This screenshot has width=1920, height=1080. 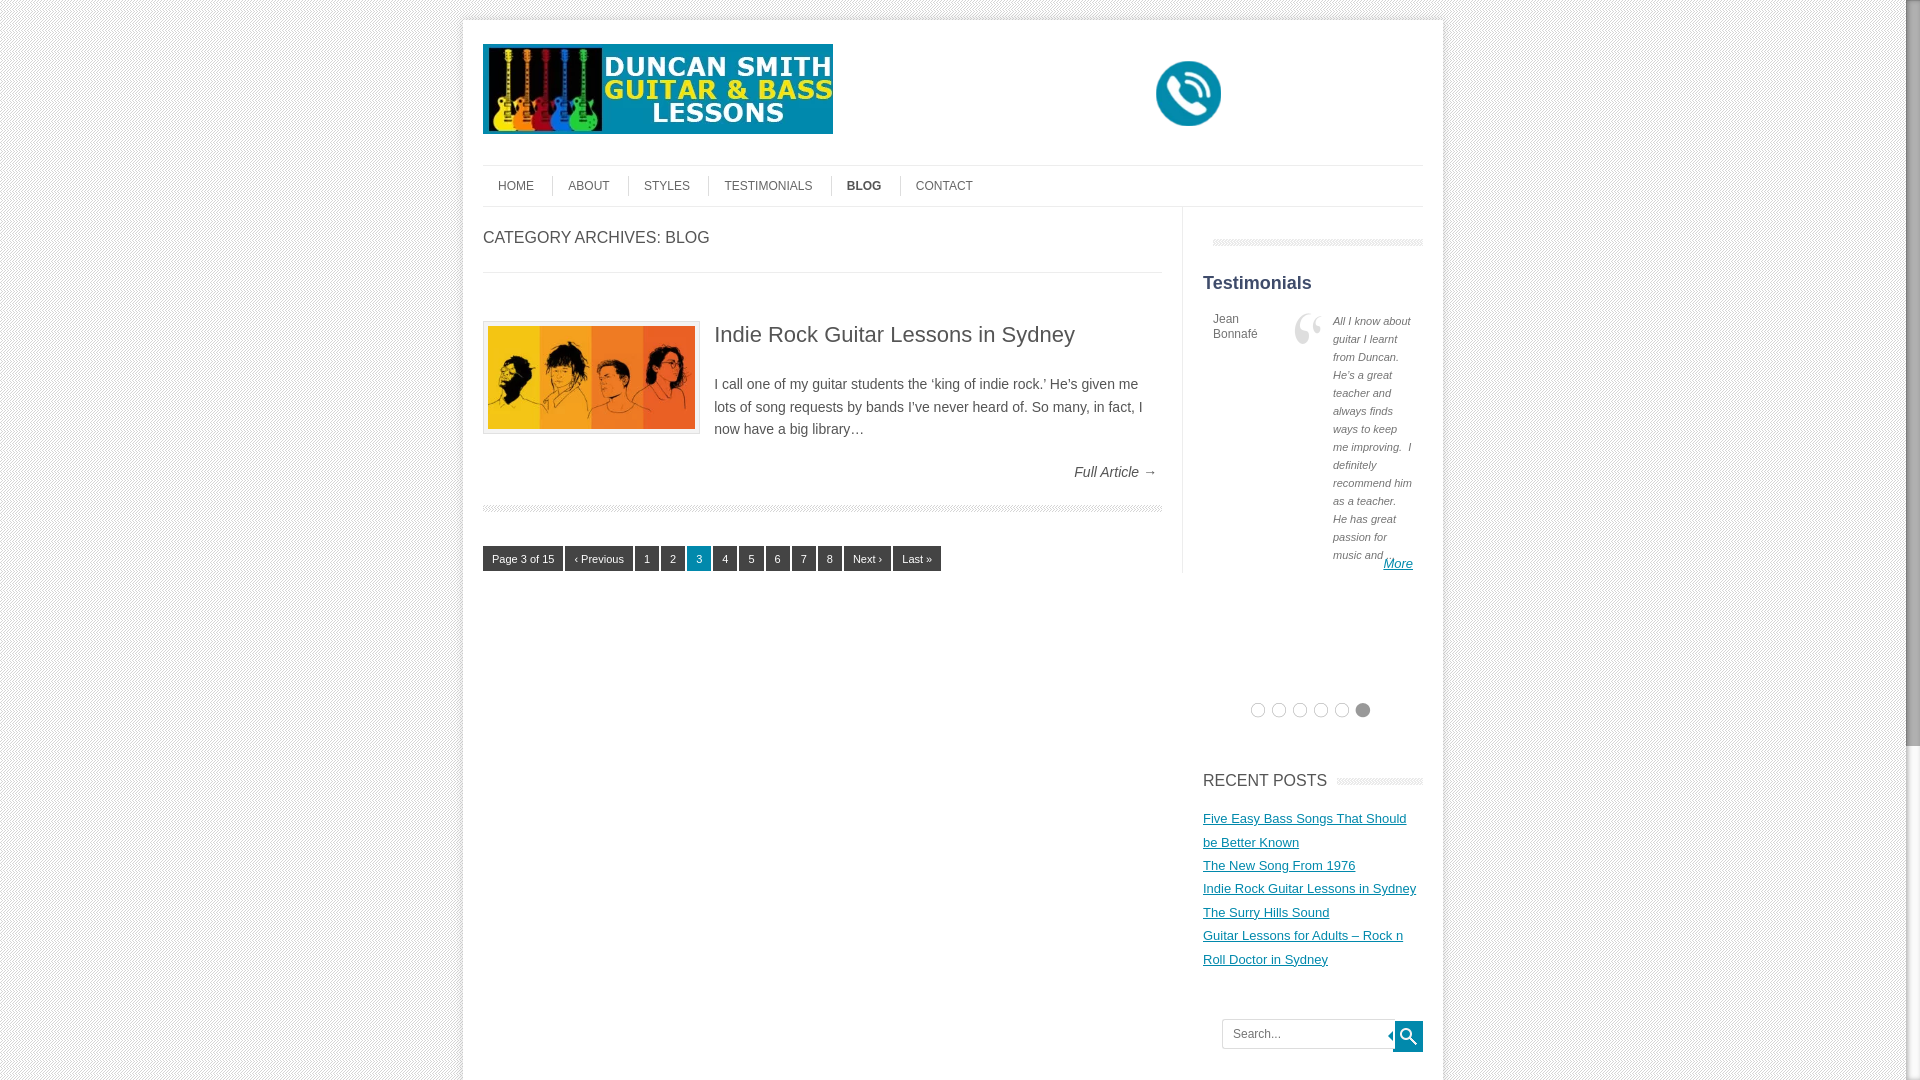 I want to click on '4', so click(x=723, y=558).